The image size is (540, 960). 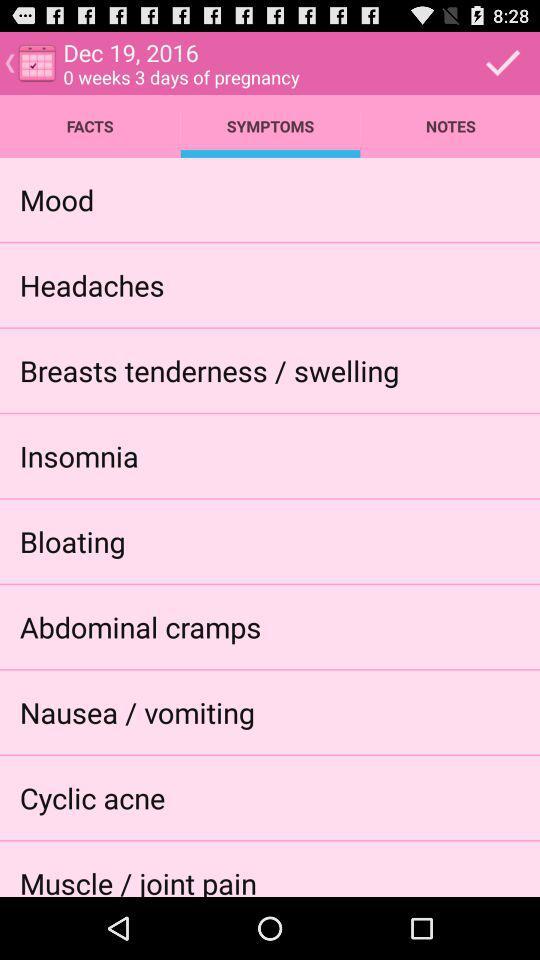 What do you see at coordinates (136, 712) in the screenshot?
I see `the item above the cyclic acne icon` at bounding box center [136, 712].